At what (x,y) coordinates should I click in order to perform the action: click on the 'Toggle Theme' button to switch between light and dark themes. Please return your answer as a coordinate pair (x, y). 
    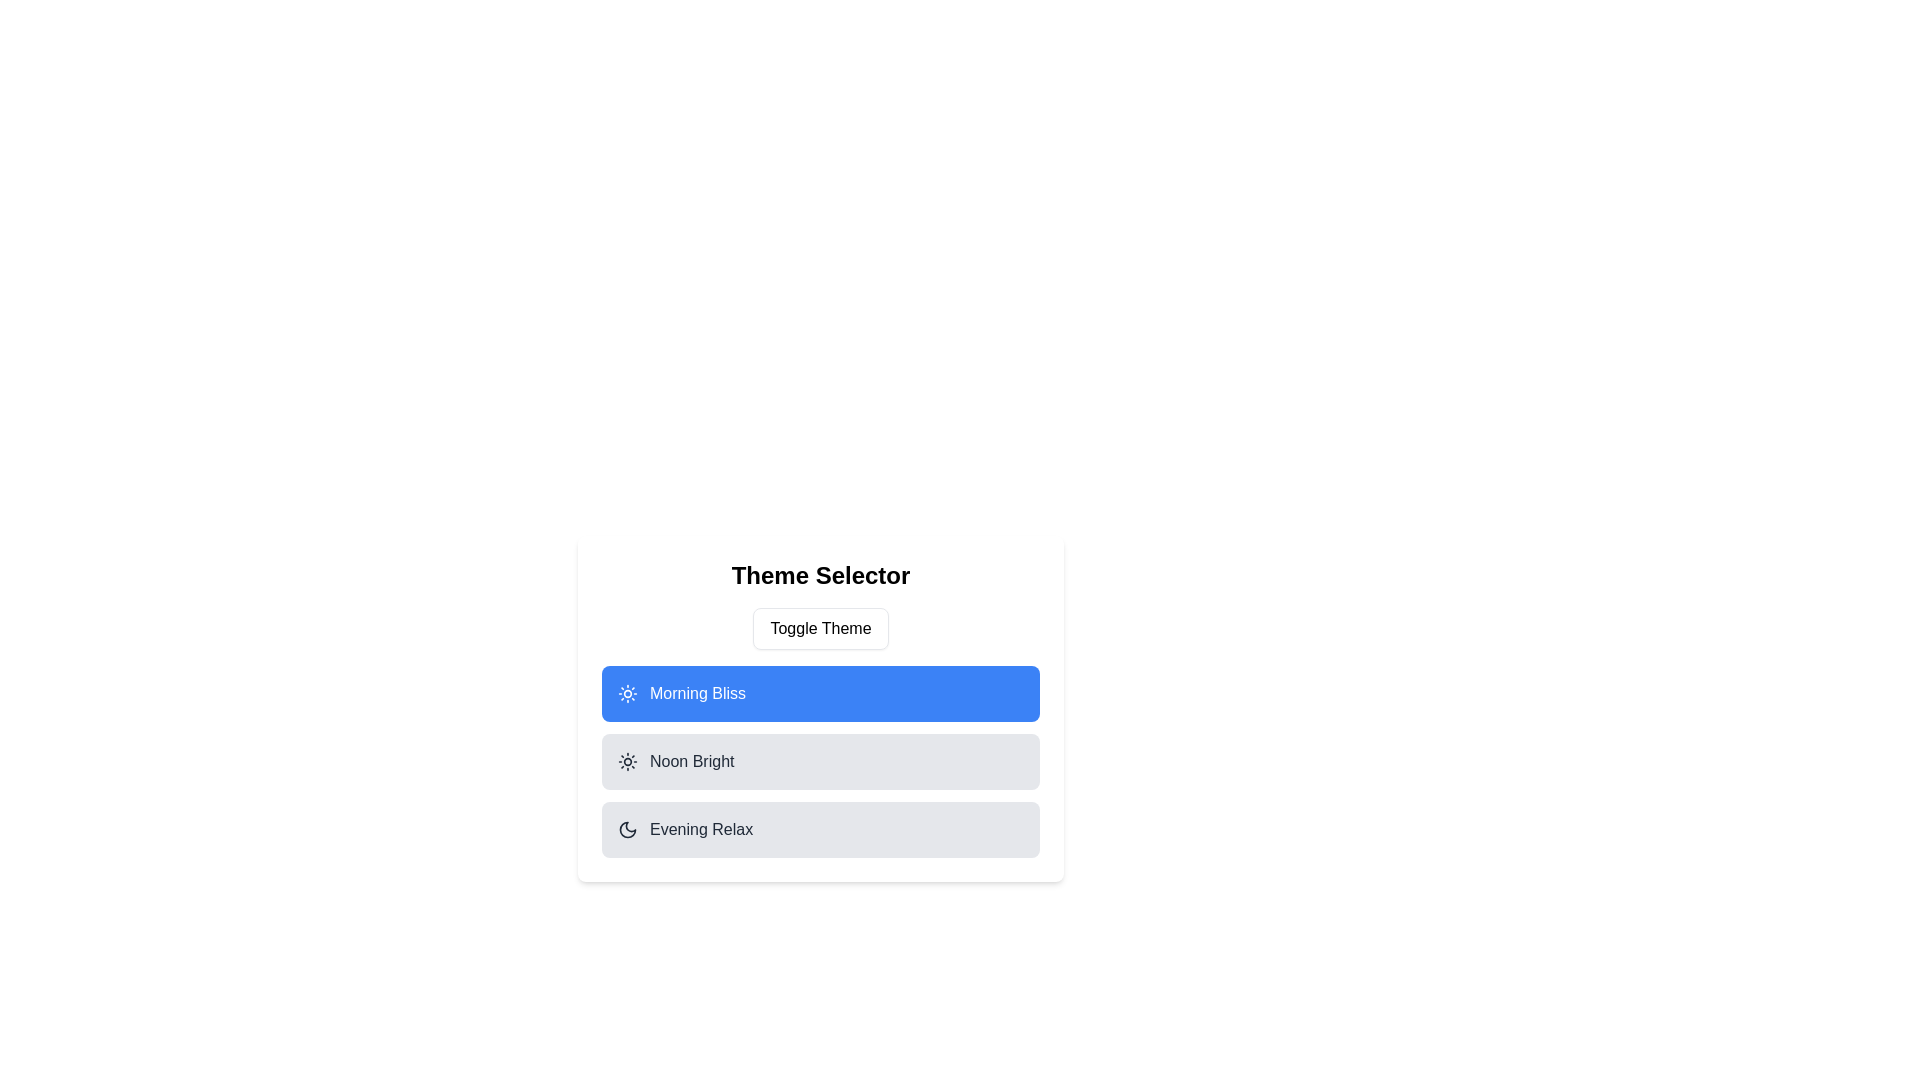
    Looking at the image, I should click on (820, 627).